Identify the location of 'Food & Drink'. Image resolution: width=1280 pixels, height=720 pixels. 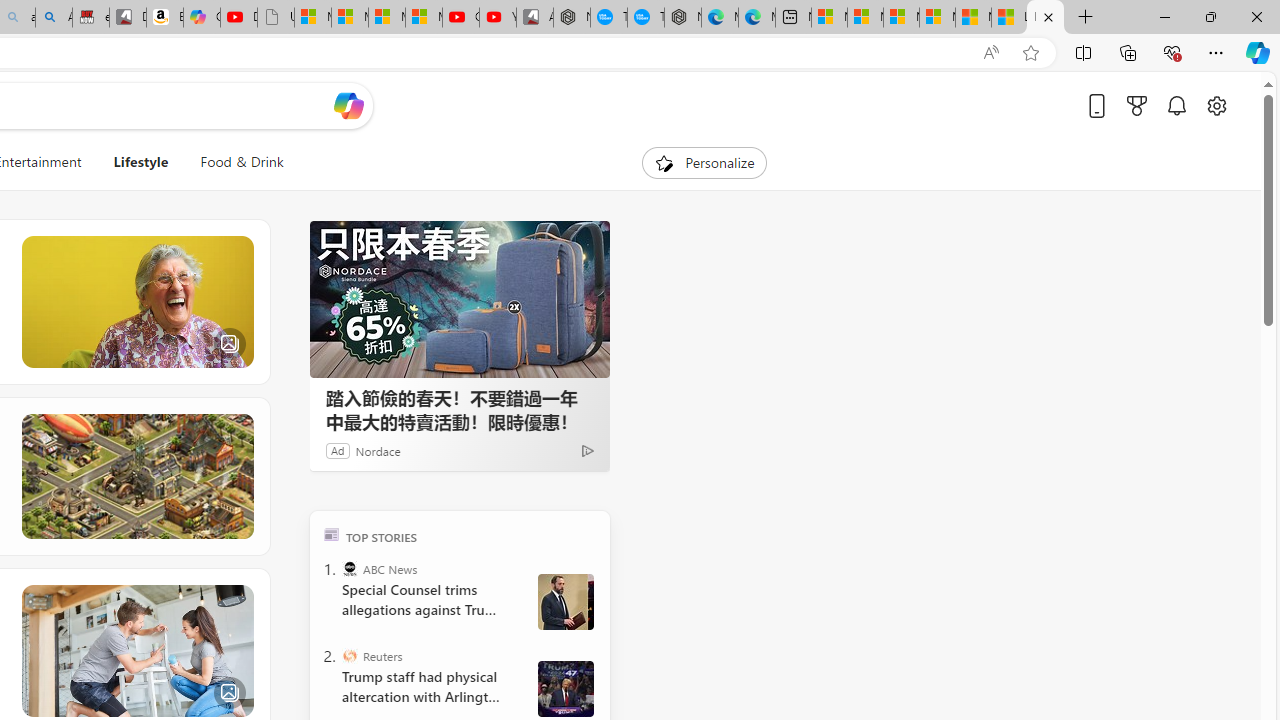
(240, 162).